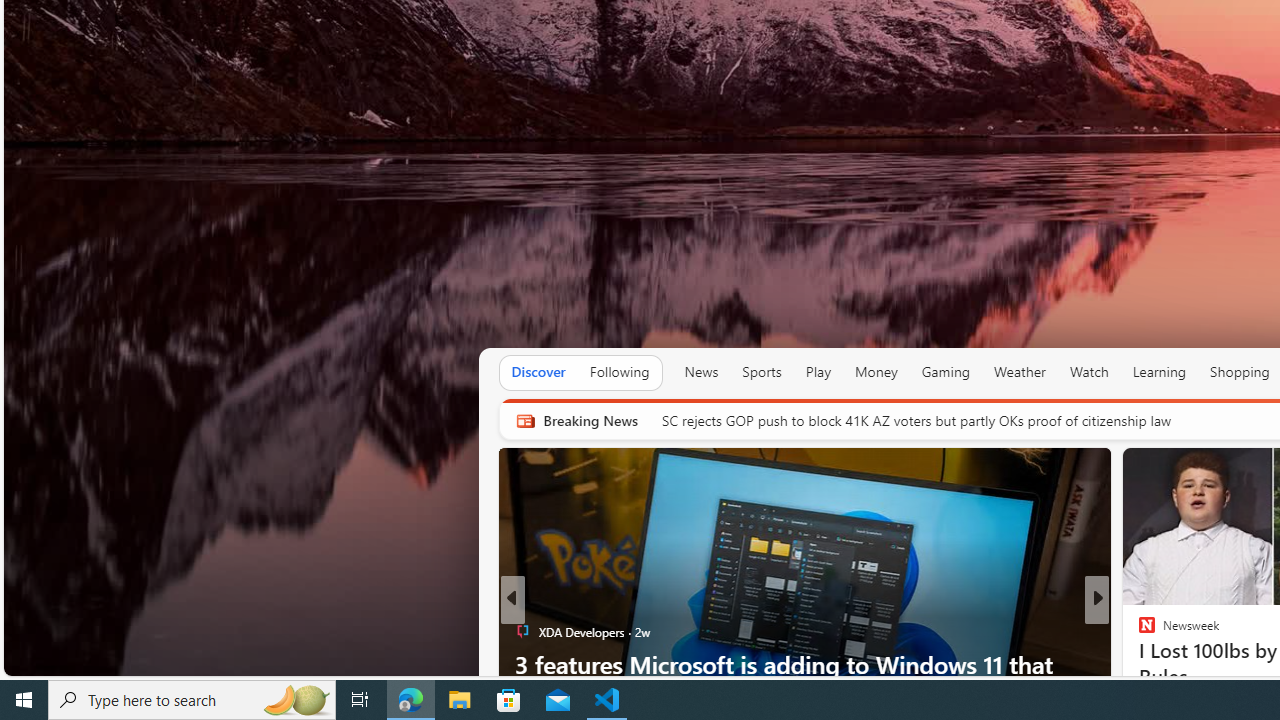 This screenshot has width=1280, height=720. What do you see at coordinates (944, 372) in the screenshot?
I see `'Gaming'` at bounding box center [944, 372].